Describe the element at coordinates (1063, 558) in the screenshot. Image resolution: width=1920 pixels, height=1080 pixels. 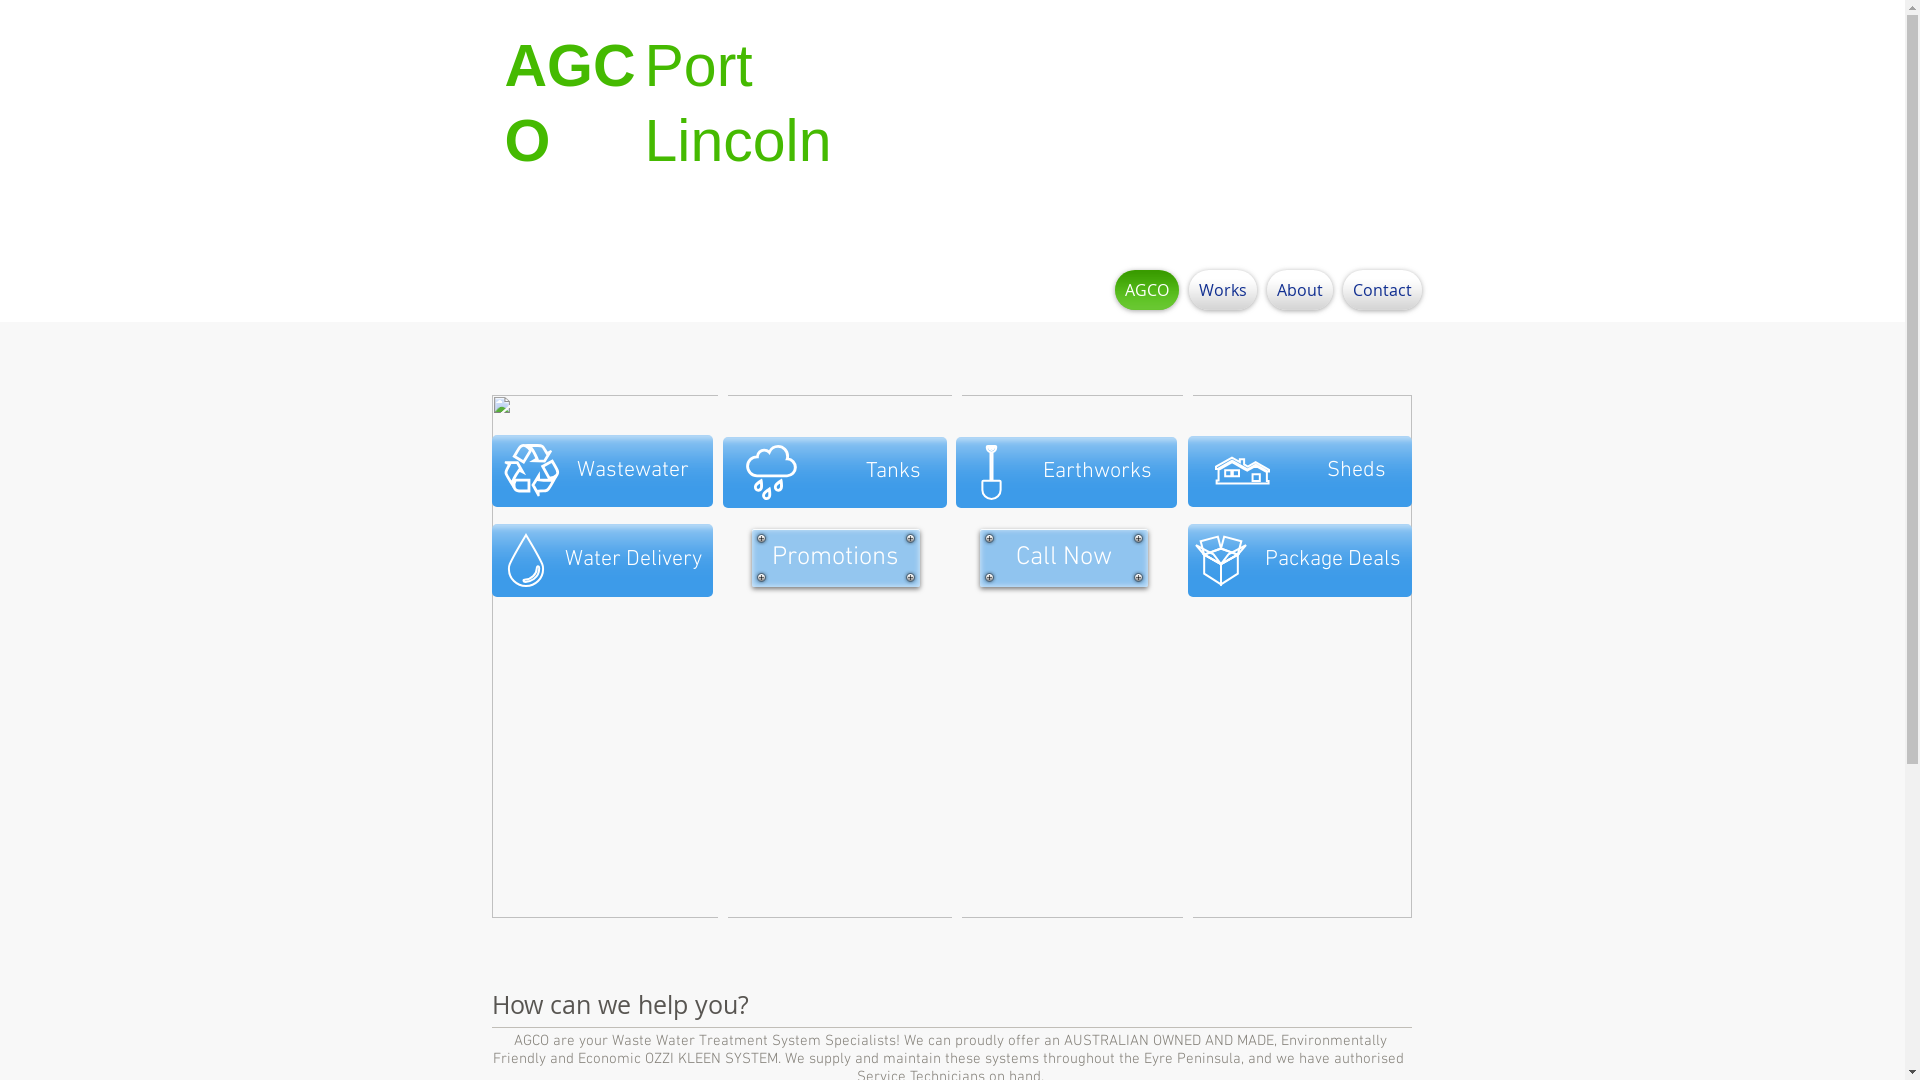
I see `'Call Now'` at that location.